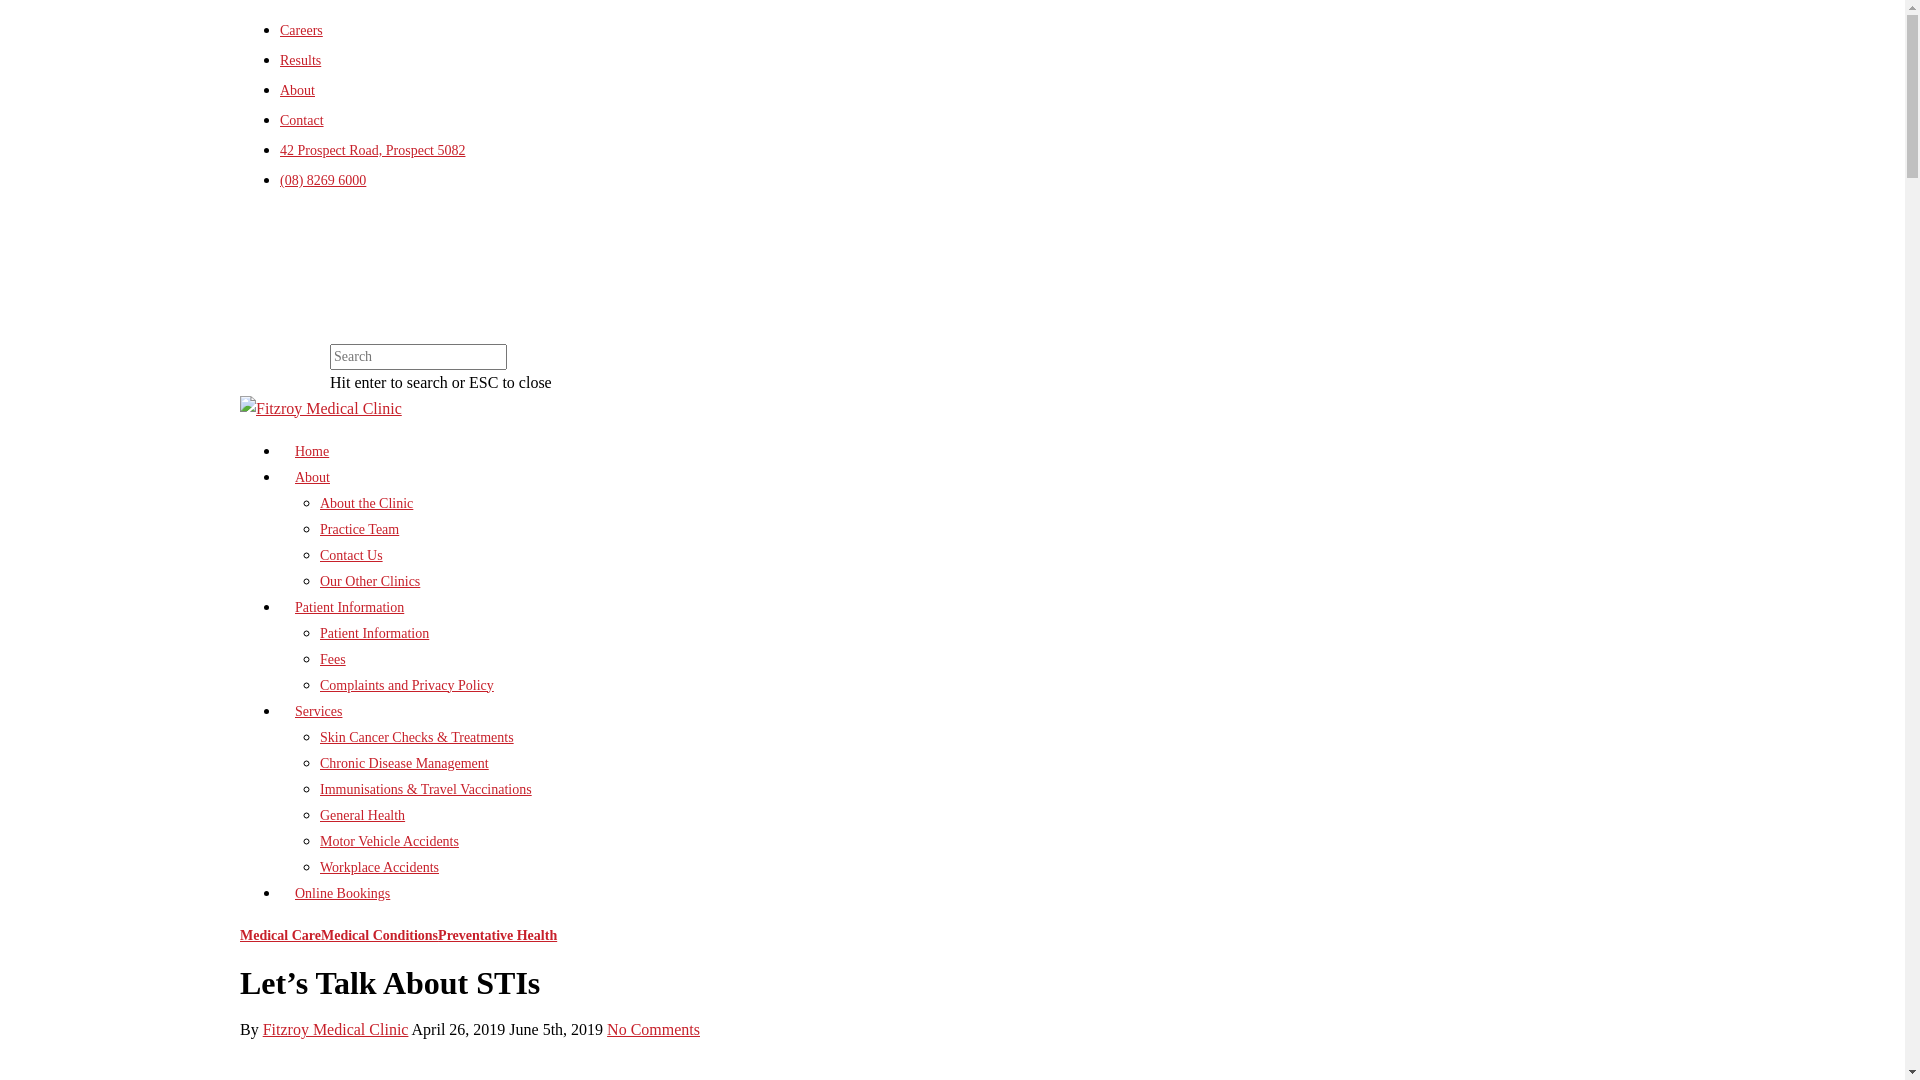 The width and height of the screenshot is (1920, 1080). I want to click on 'Fees', so click(332, 659).